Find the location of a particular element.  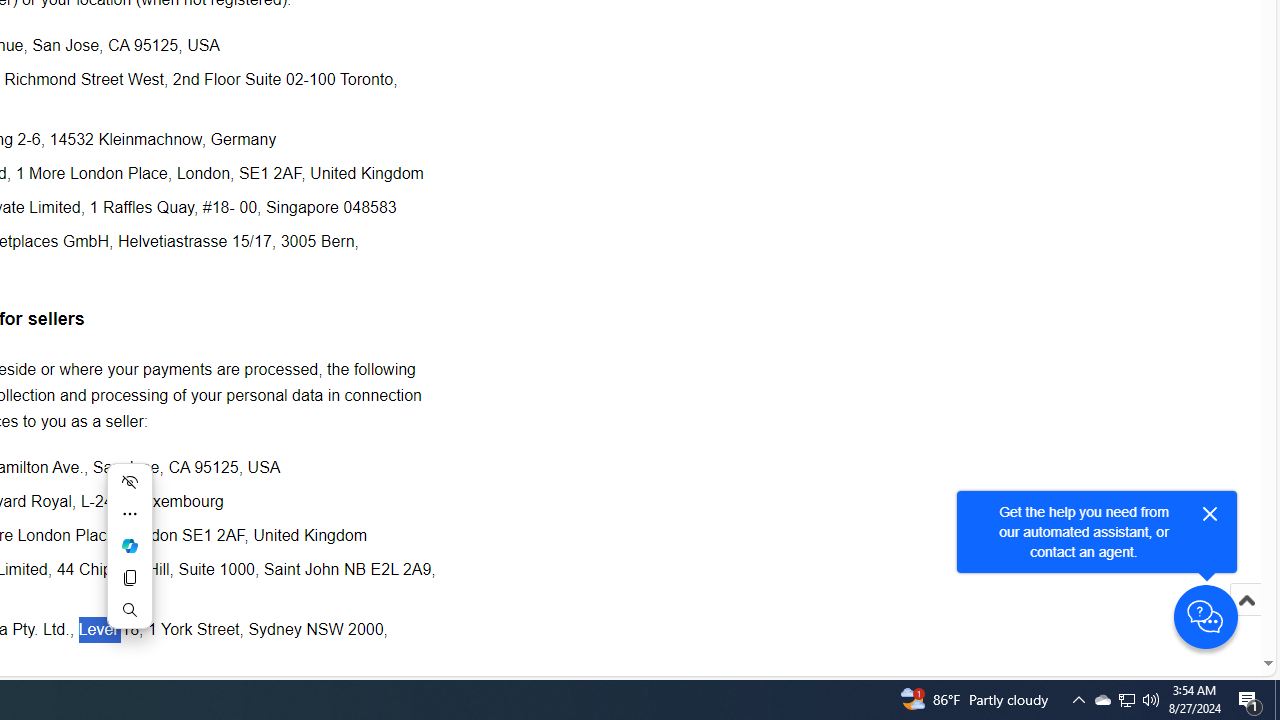

'Scroll to top' is located at coordinates (1245, 620).